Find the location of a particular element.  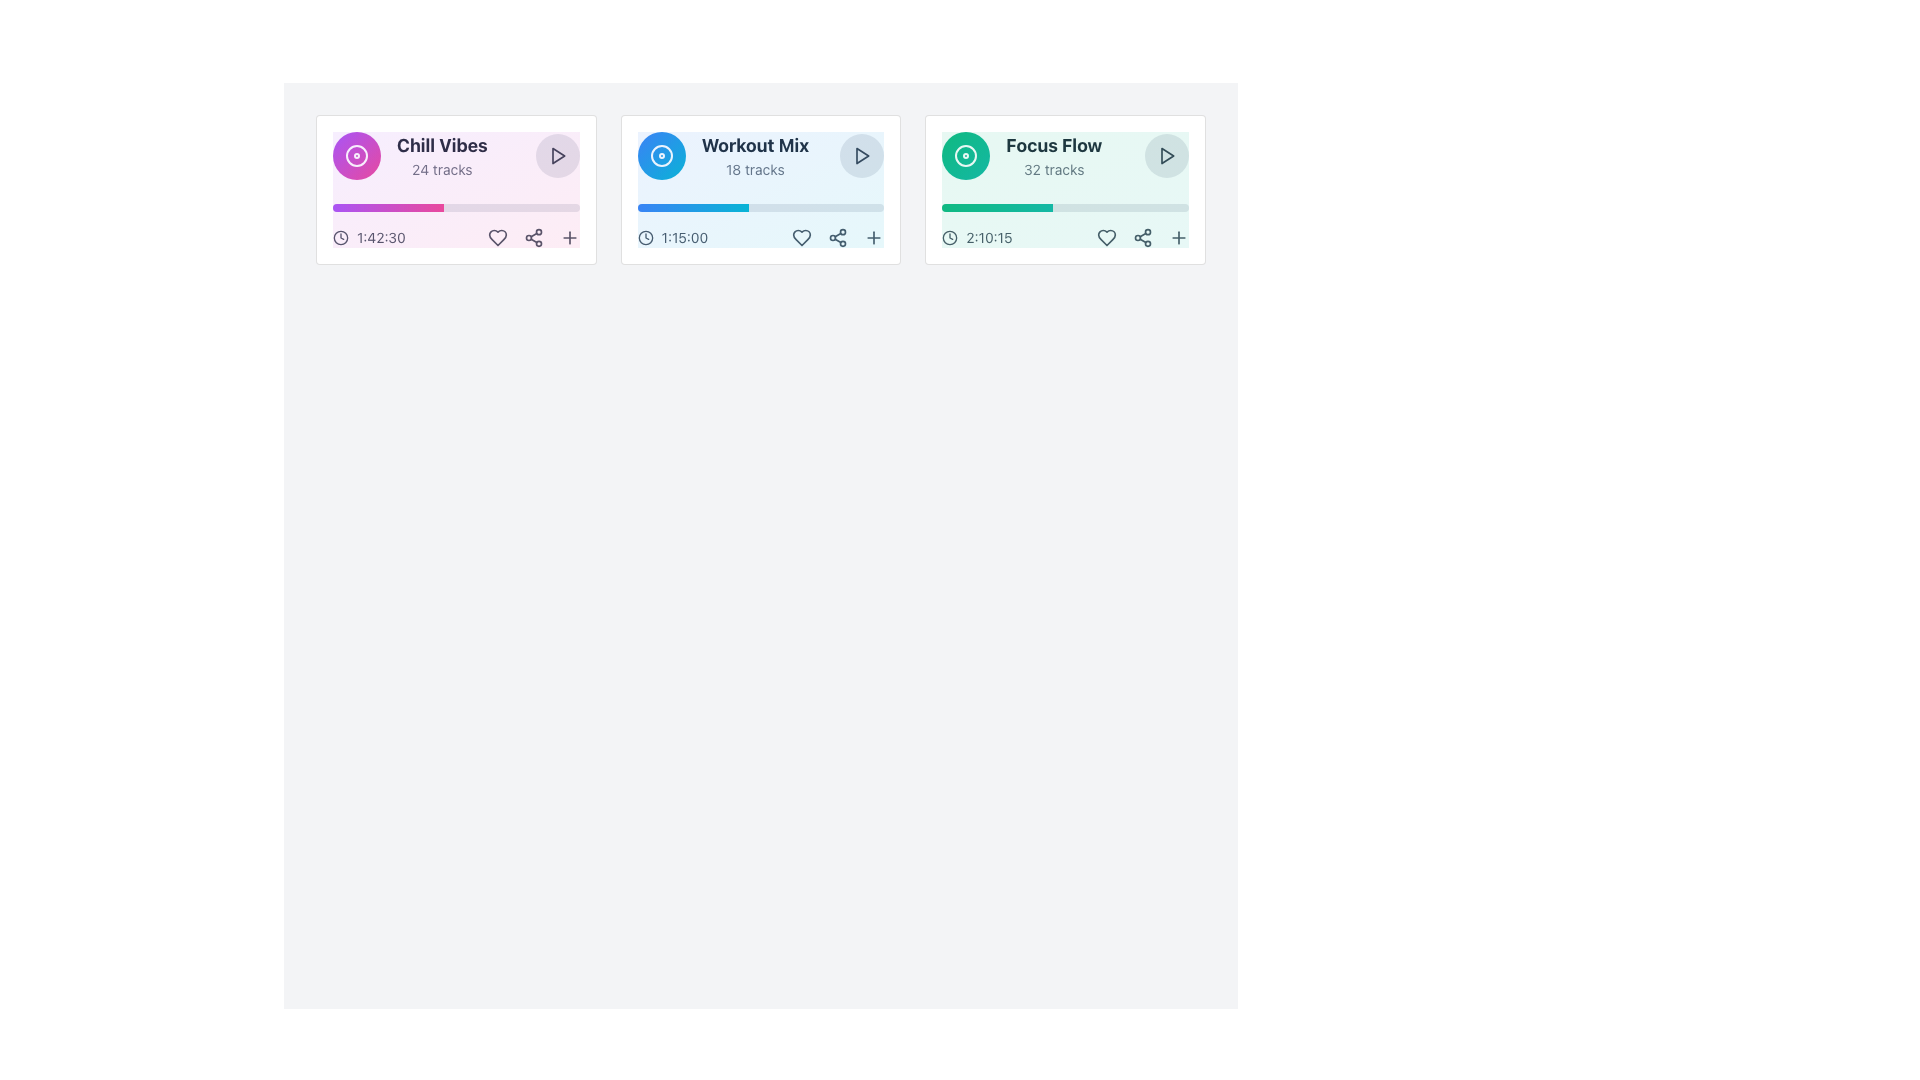

the sharing button located in the 'Workout Mix' card, which is the second card in the row, positioned between the heart and plus icons is located at coordinates (838, 237).